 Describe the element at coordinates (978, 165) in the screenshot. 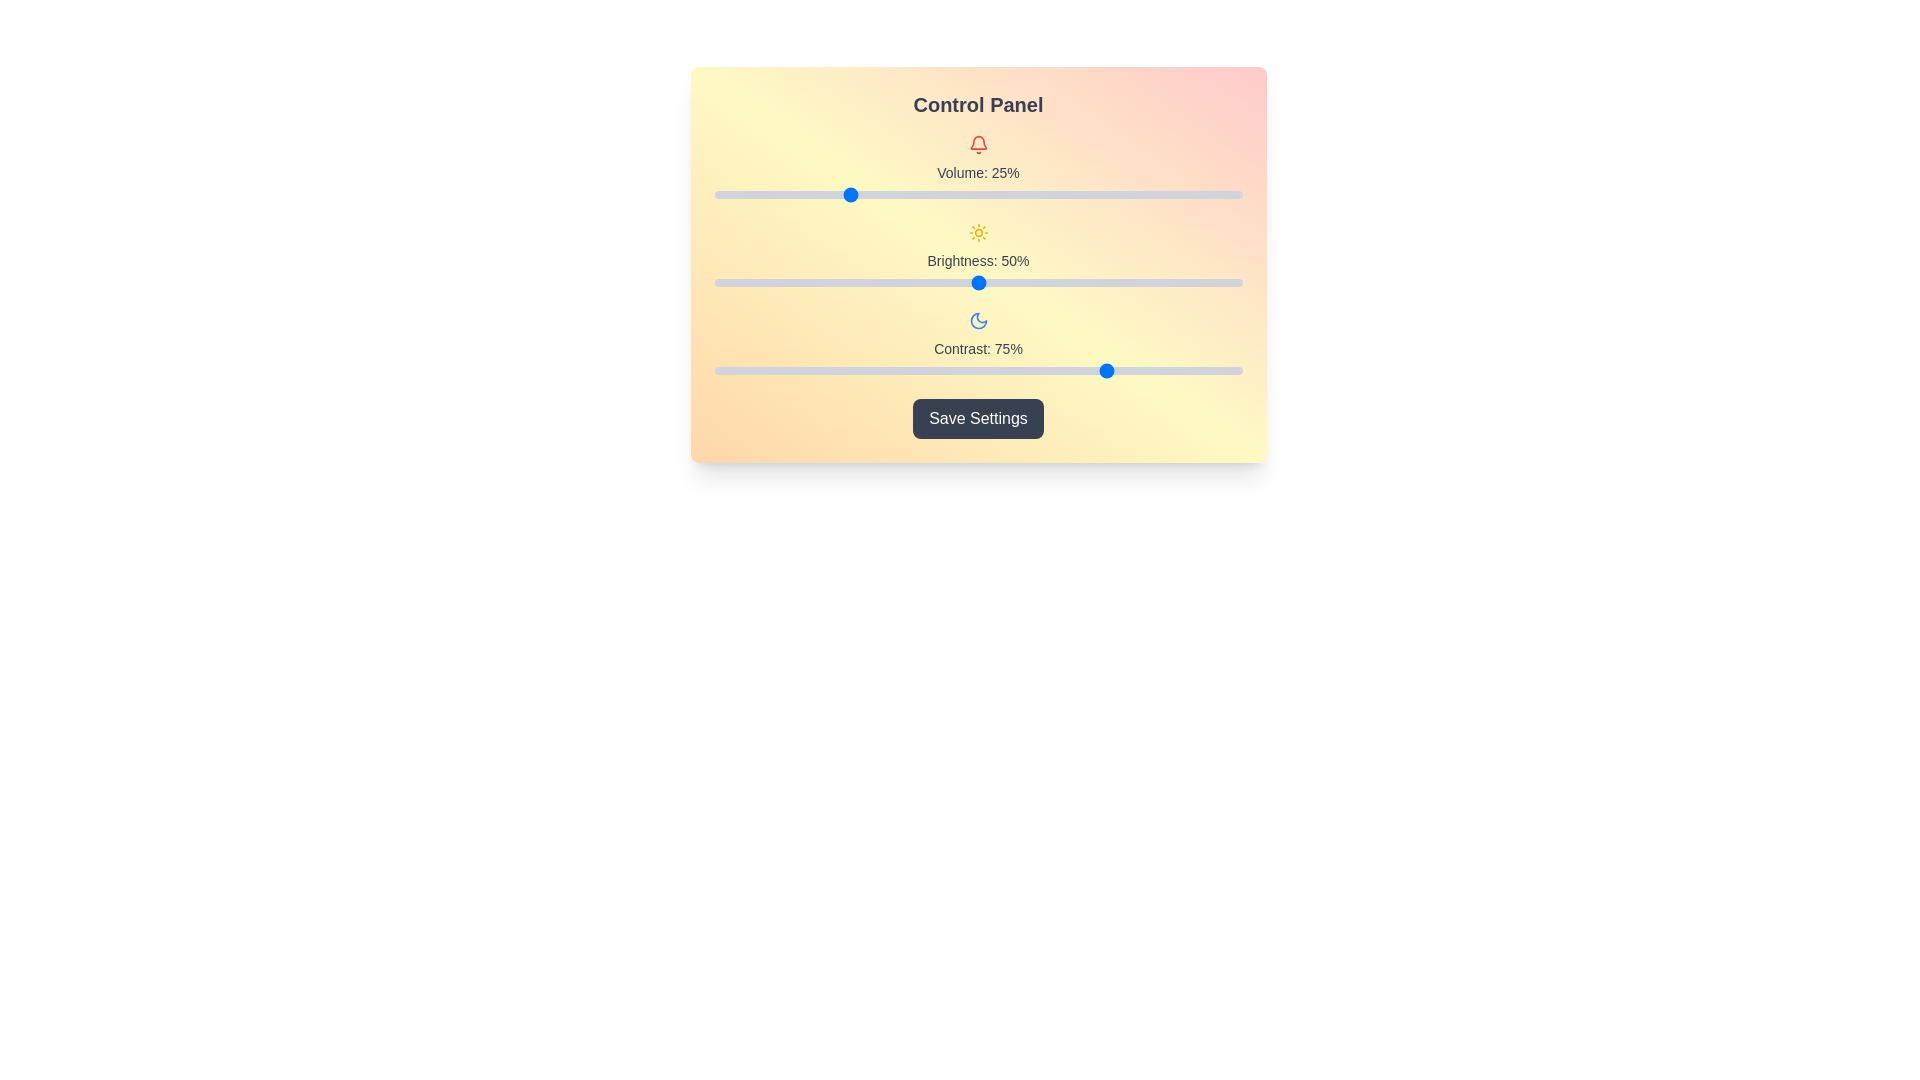

I see `the bell icon in the volume control group` at that location.